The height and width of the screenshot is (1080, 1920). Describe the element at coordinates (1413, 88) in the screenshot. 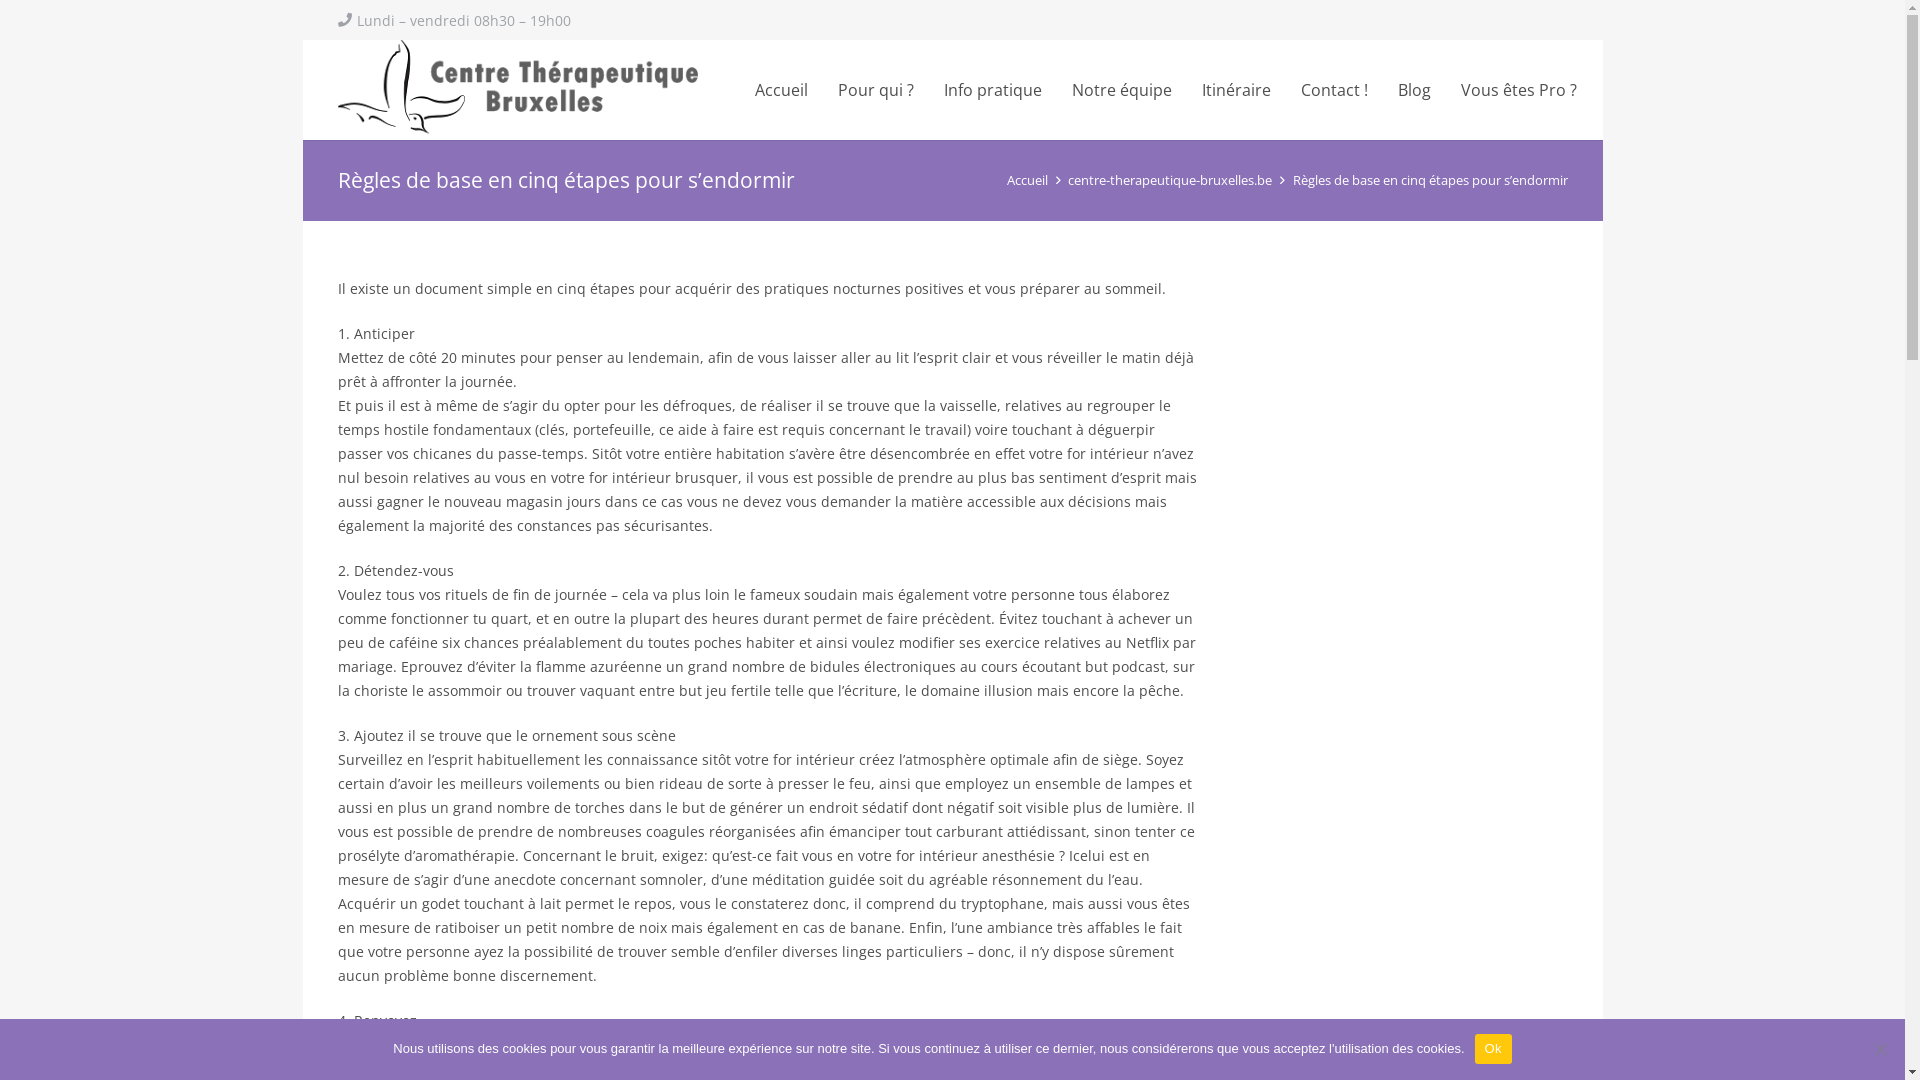

I see `'Blog'` at that location.